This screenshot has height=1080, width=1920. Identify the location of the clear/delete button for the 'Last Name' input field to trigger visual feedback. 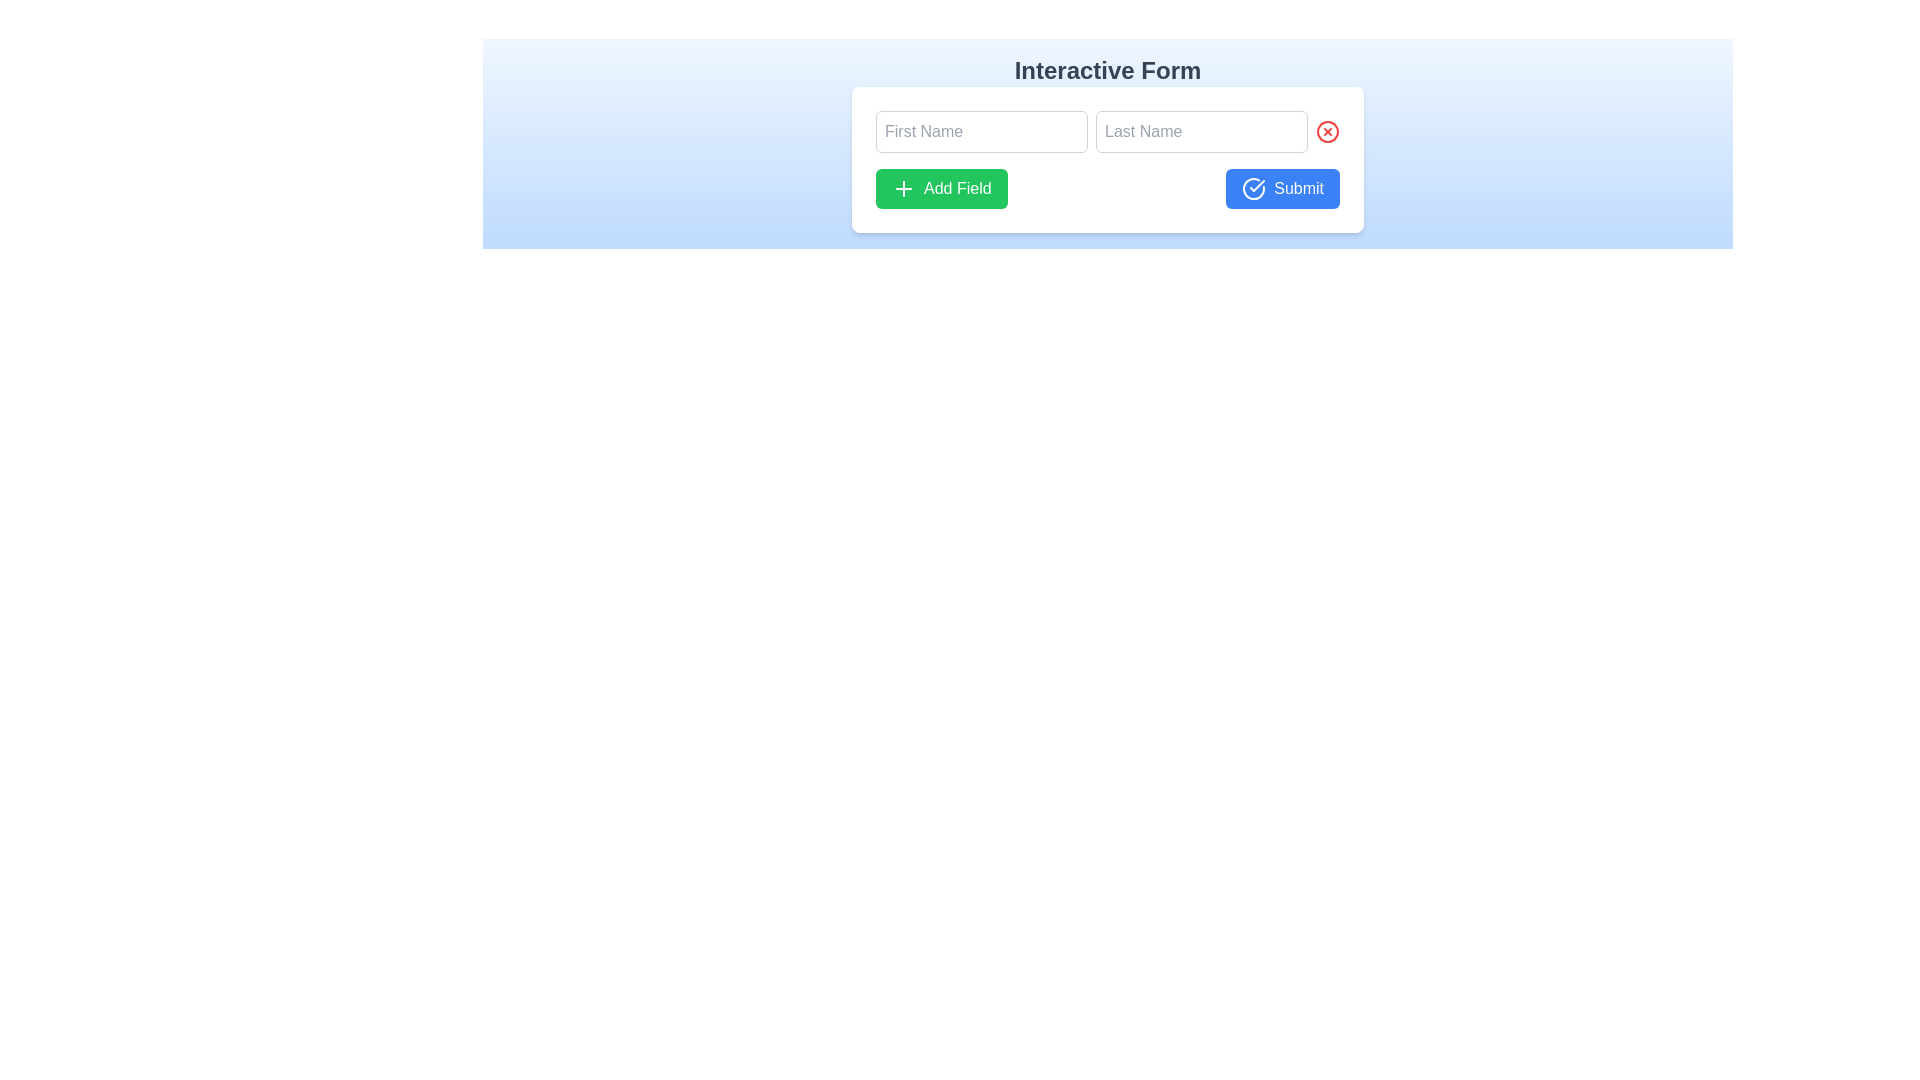
(1328, 131).